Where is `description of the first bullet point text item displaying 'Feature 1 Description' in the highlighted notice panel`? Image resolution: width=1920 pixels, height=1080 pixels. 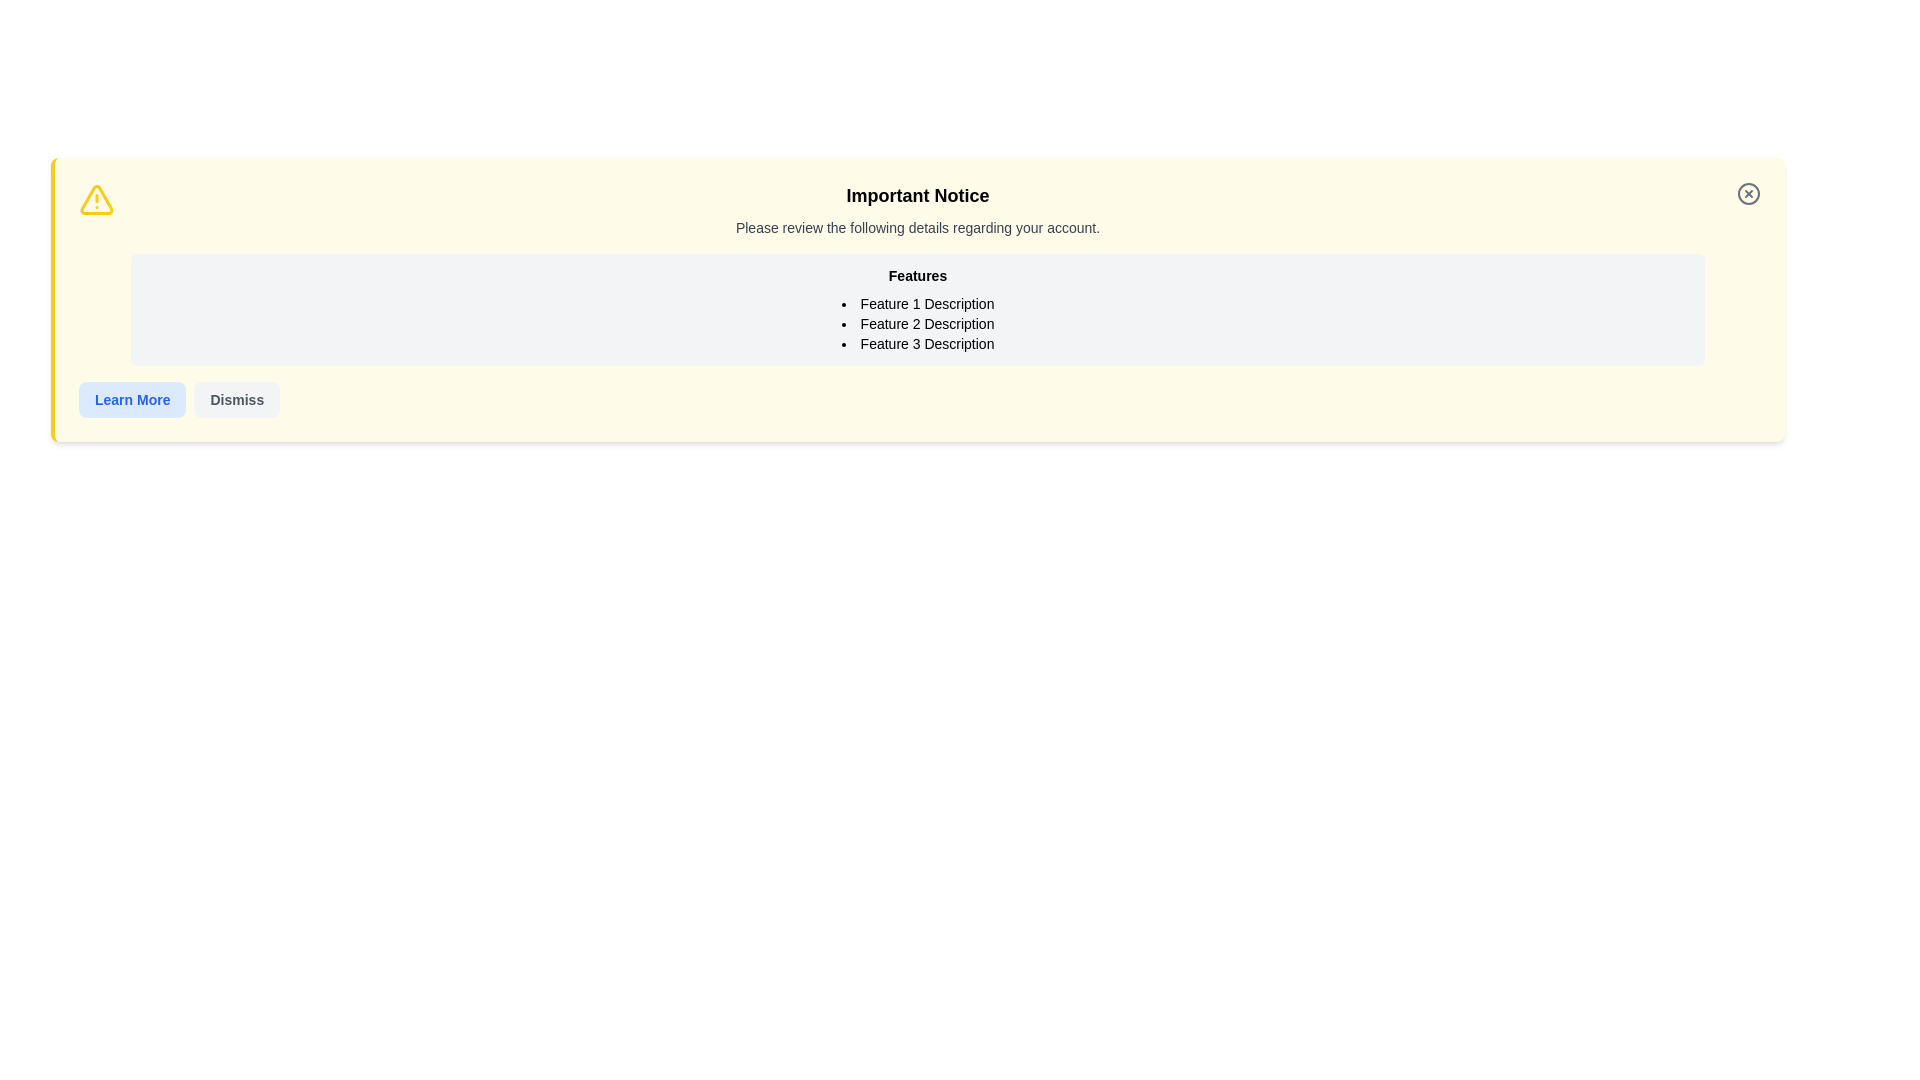
description of the first bullet point text item displaying 'Feature 1 Description' in the highlighted notice panel is located at coordinates (916, 304).